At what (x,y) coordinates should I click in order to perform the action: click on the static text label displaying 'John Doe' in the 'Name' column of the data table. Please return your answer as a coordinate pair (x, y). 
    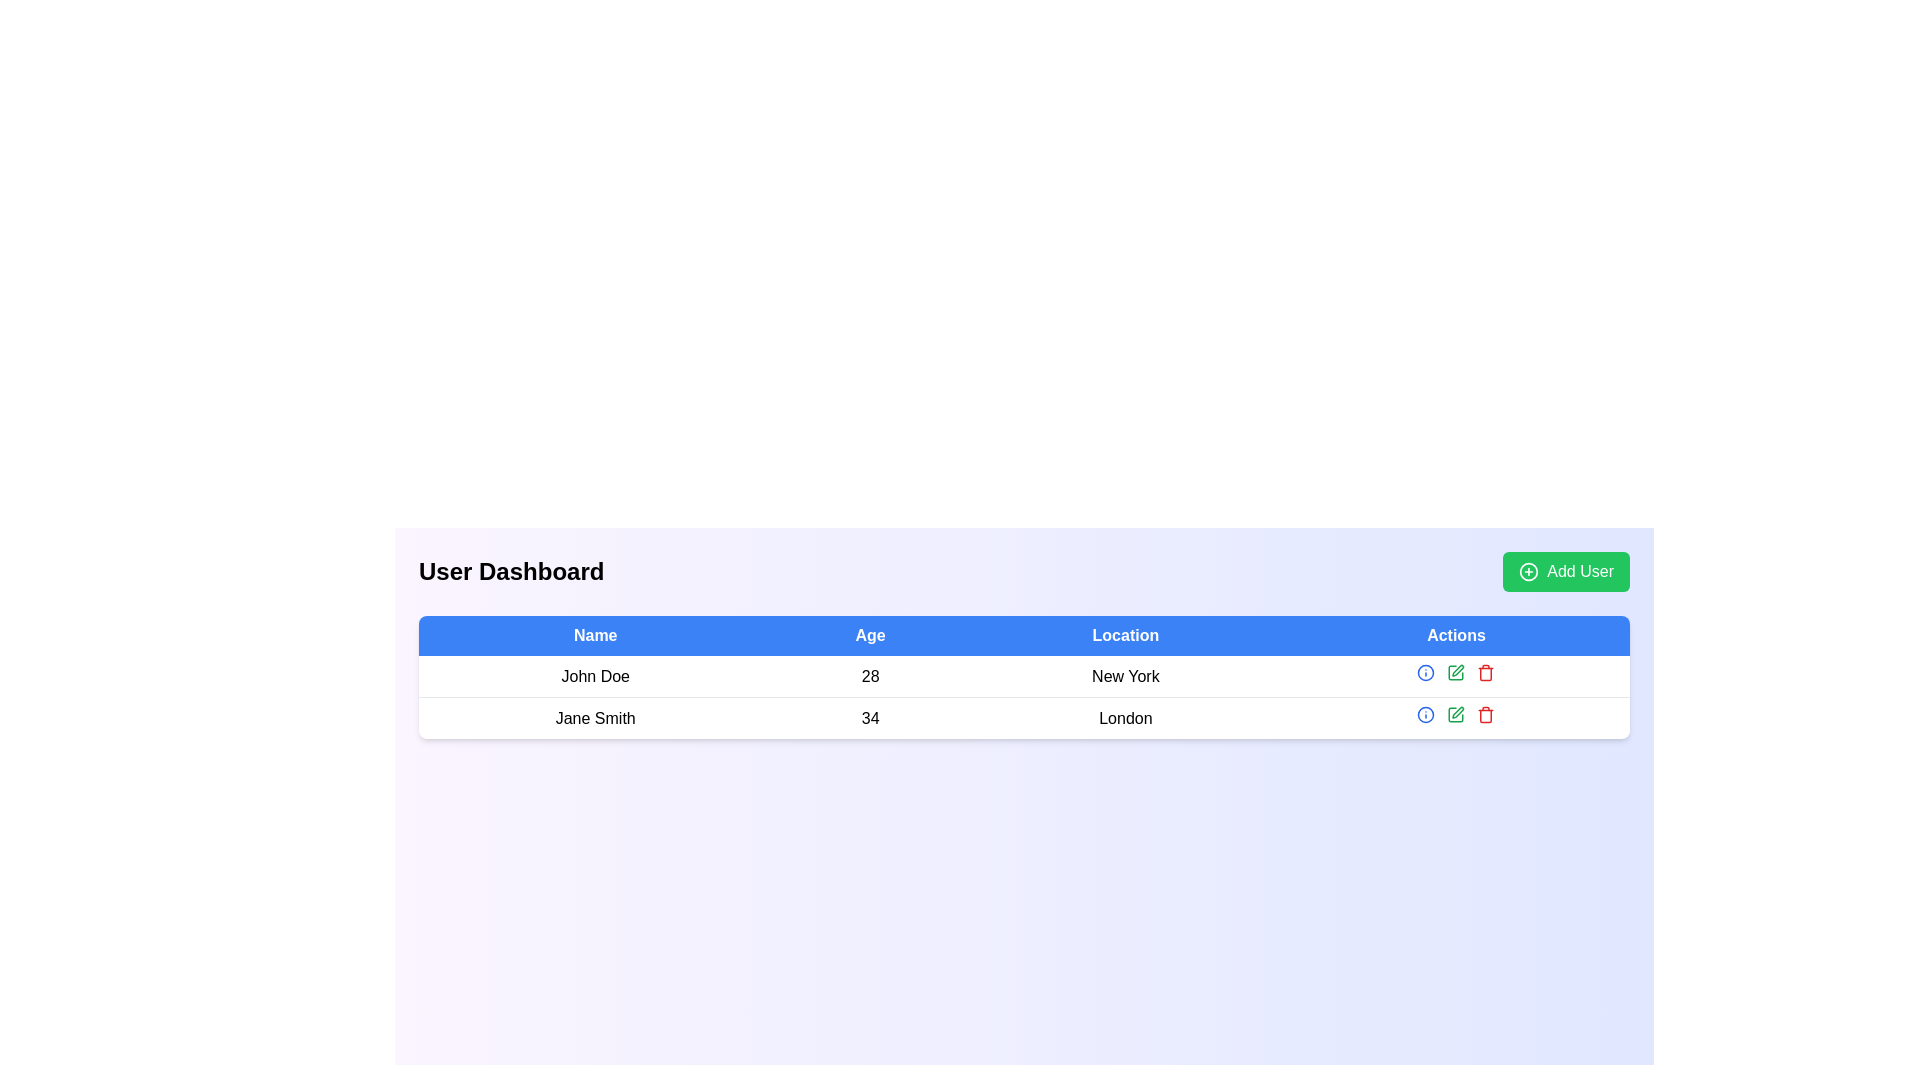
    Looking at the image, I should click on (594, 675).